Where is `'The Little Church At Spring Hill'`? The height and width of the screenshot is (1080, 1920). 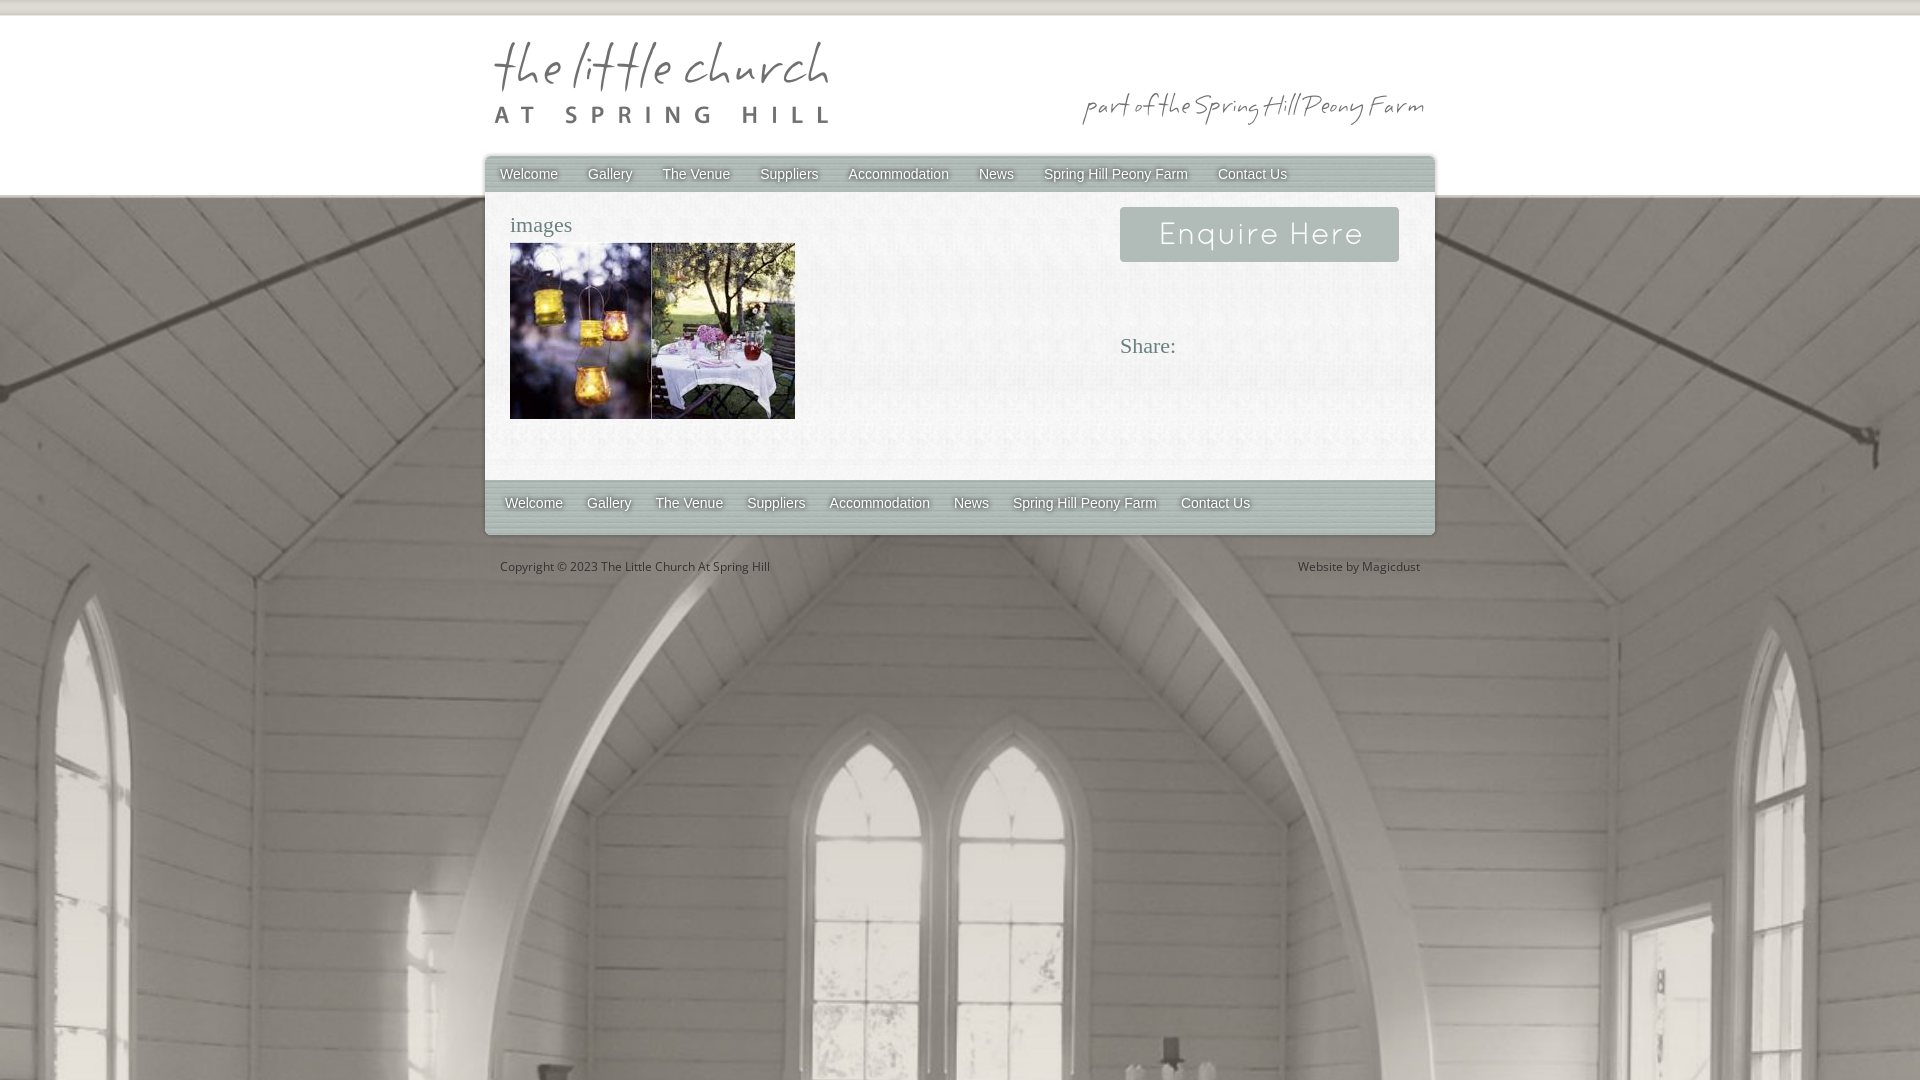
'The Little Church At Spring Hill' is located at coordinates (660, 84).